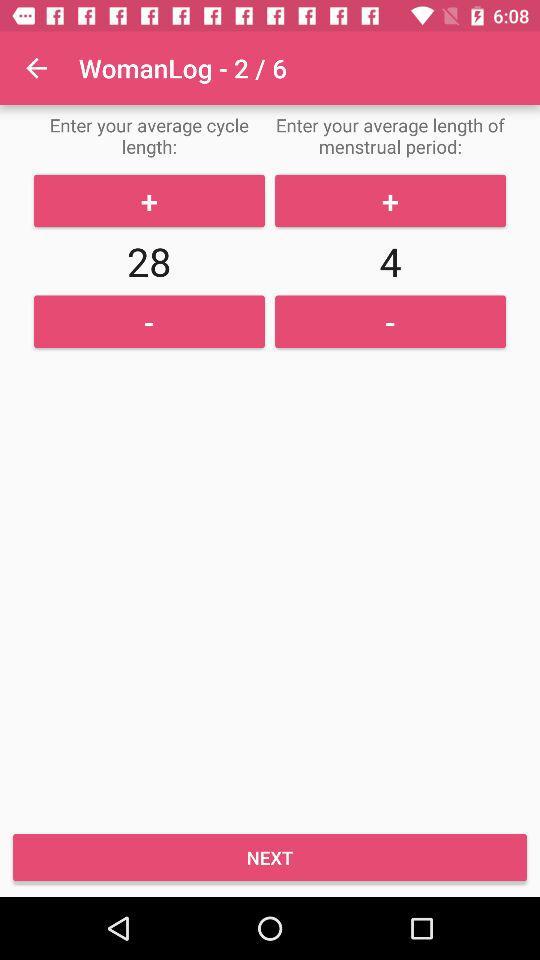  Describe the element at coordinates (148, 321) in the screenshot. I see `option below 28` at that location.